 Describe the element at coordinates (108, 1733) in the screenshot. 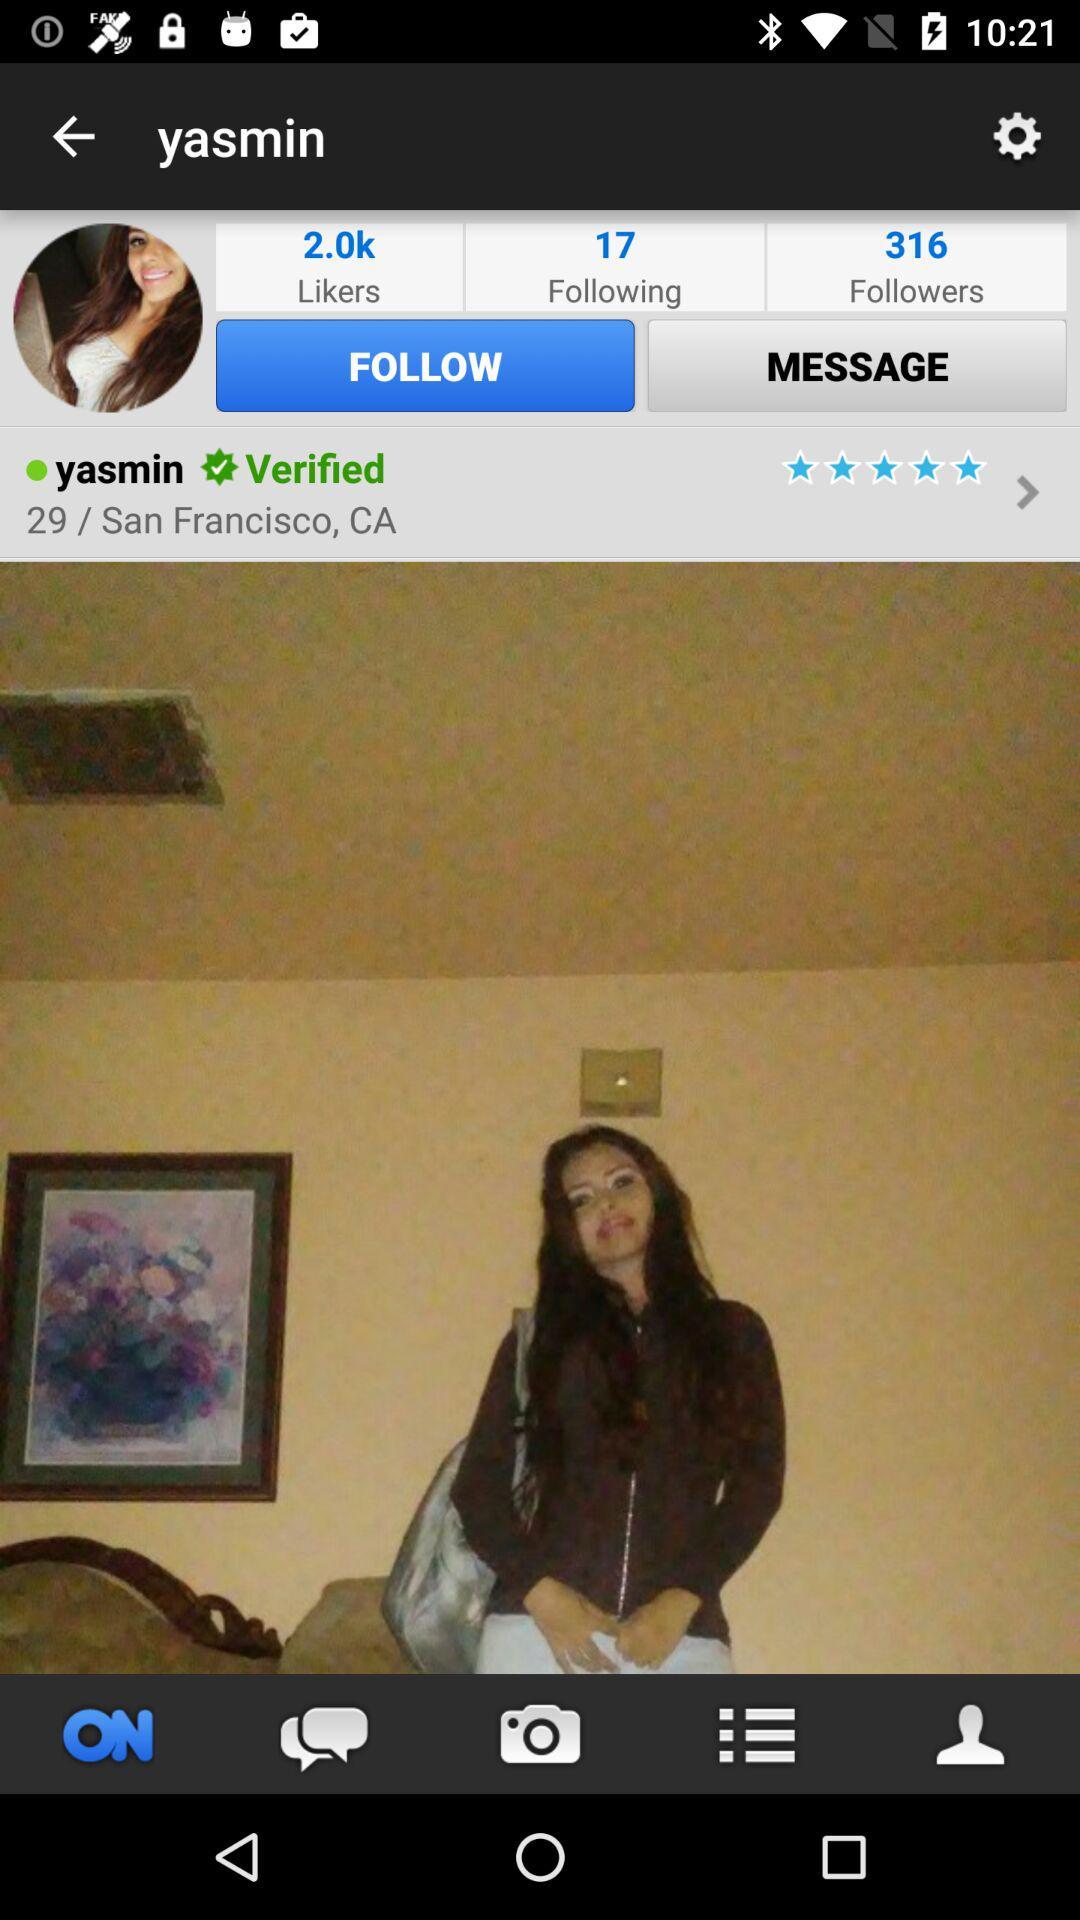

I see `the sliders icon` at that location.